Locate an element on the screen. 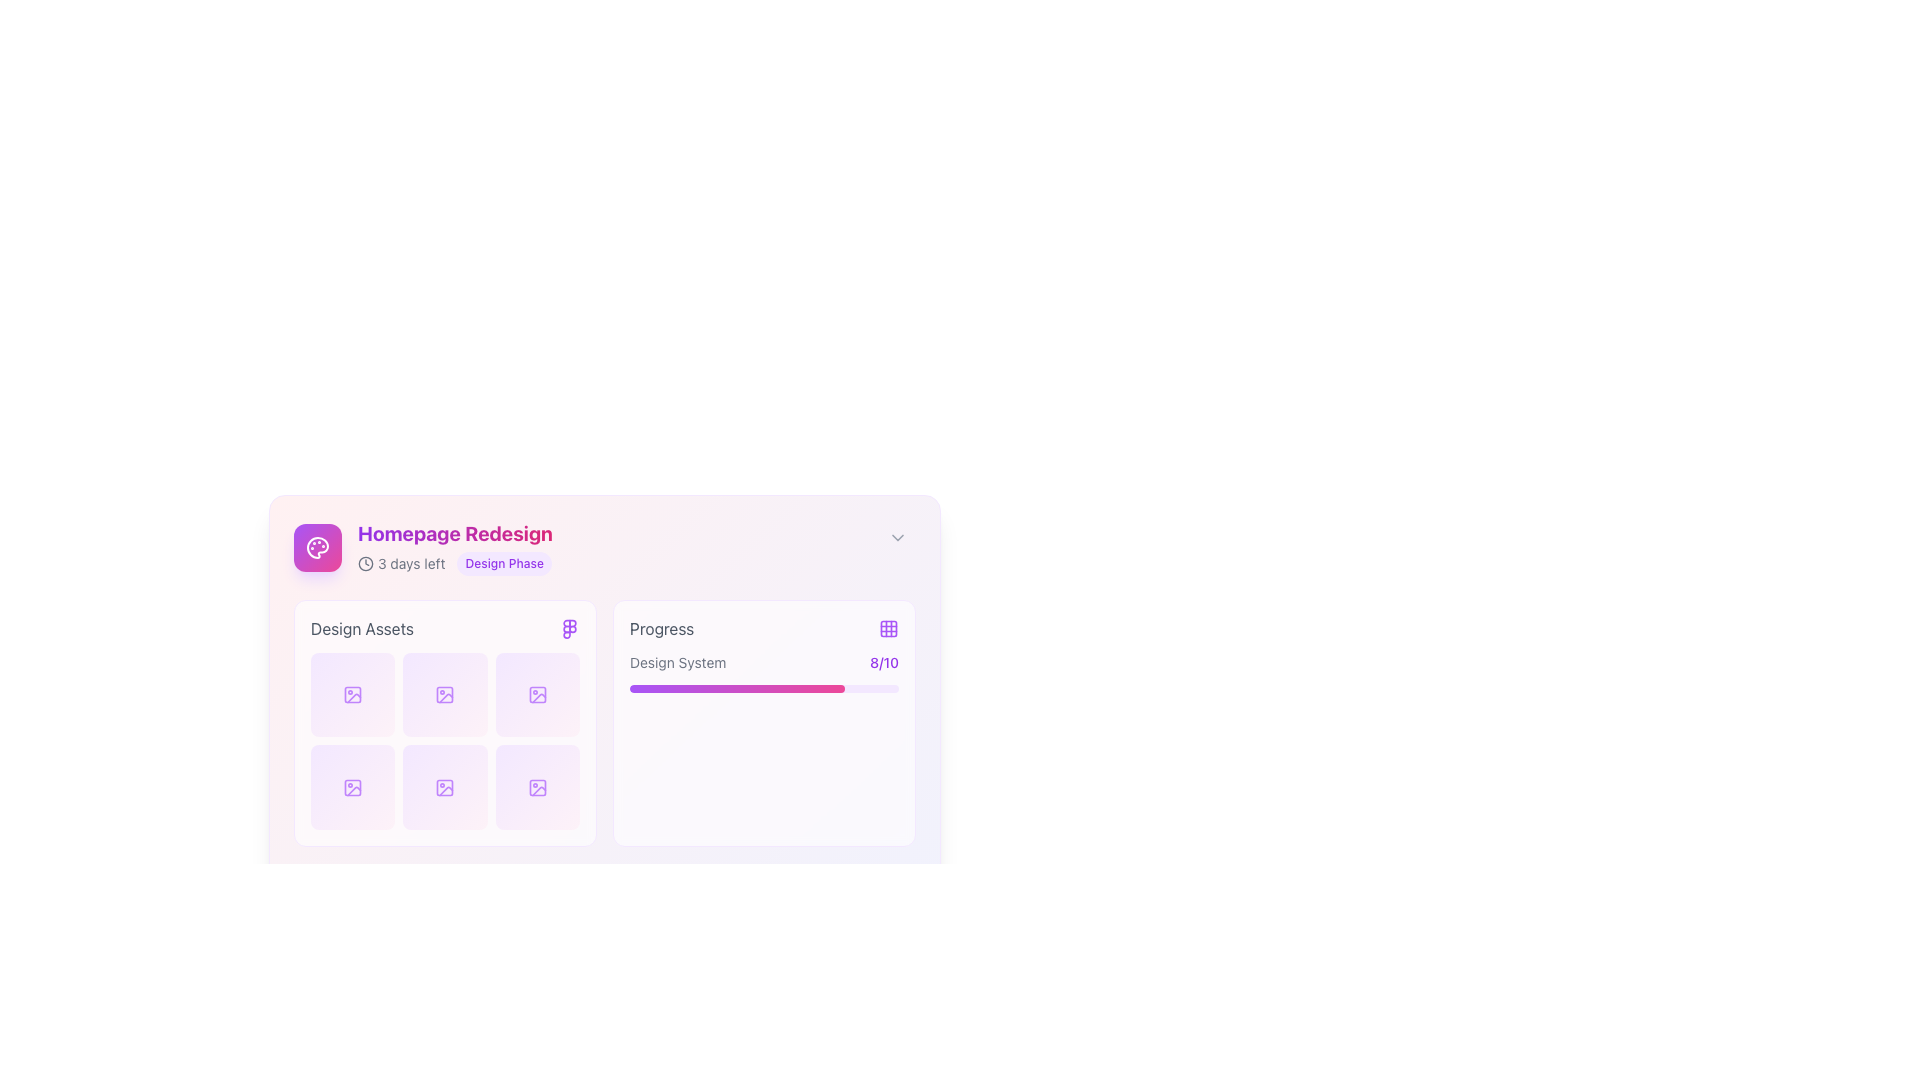 Image resolution: width=1920 pixels, height=1080 pixels. the bold text label that reads 'Homepage Redesign', which is prominently displayed at the top center of the card layout, above the '3 days left' text and 'Design Phase' tag is located at coordinates (454, 532).